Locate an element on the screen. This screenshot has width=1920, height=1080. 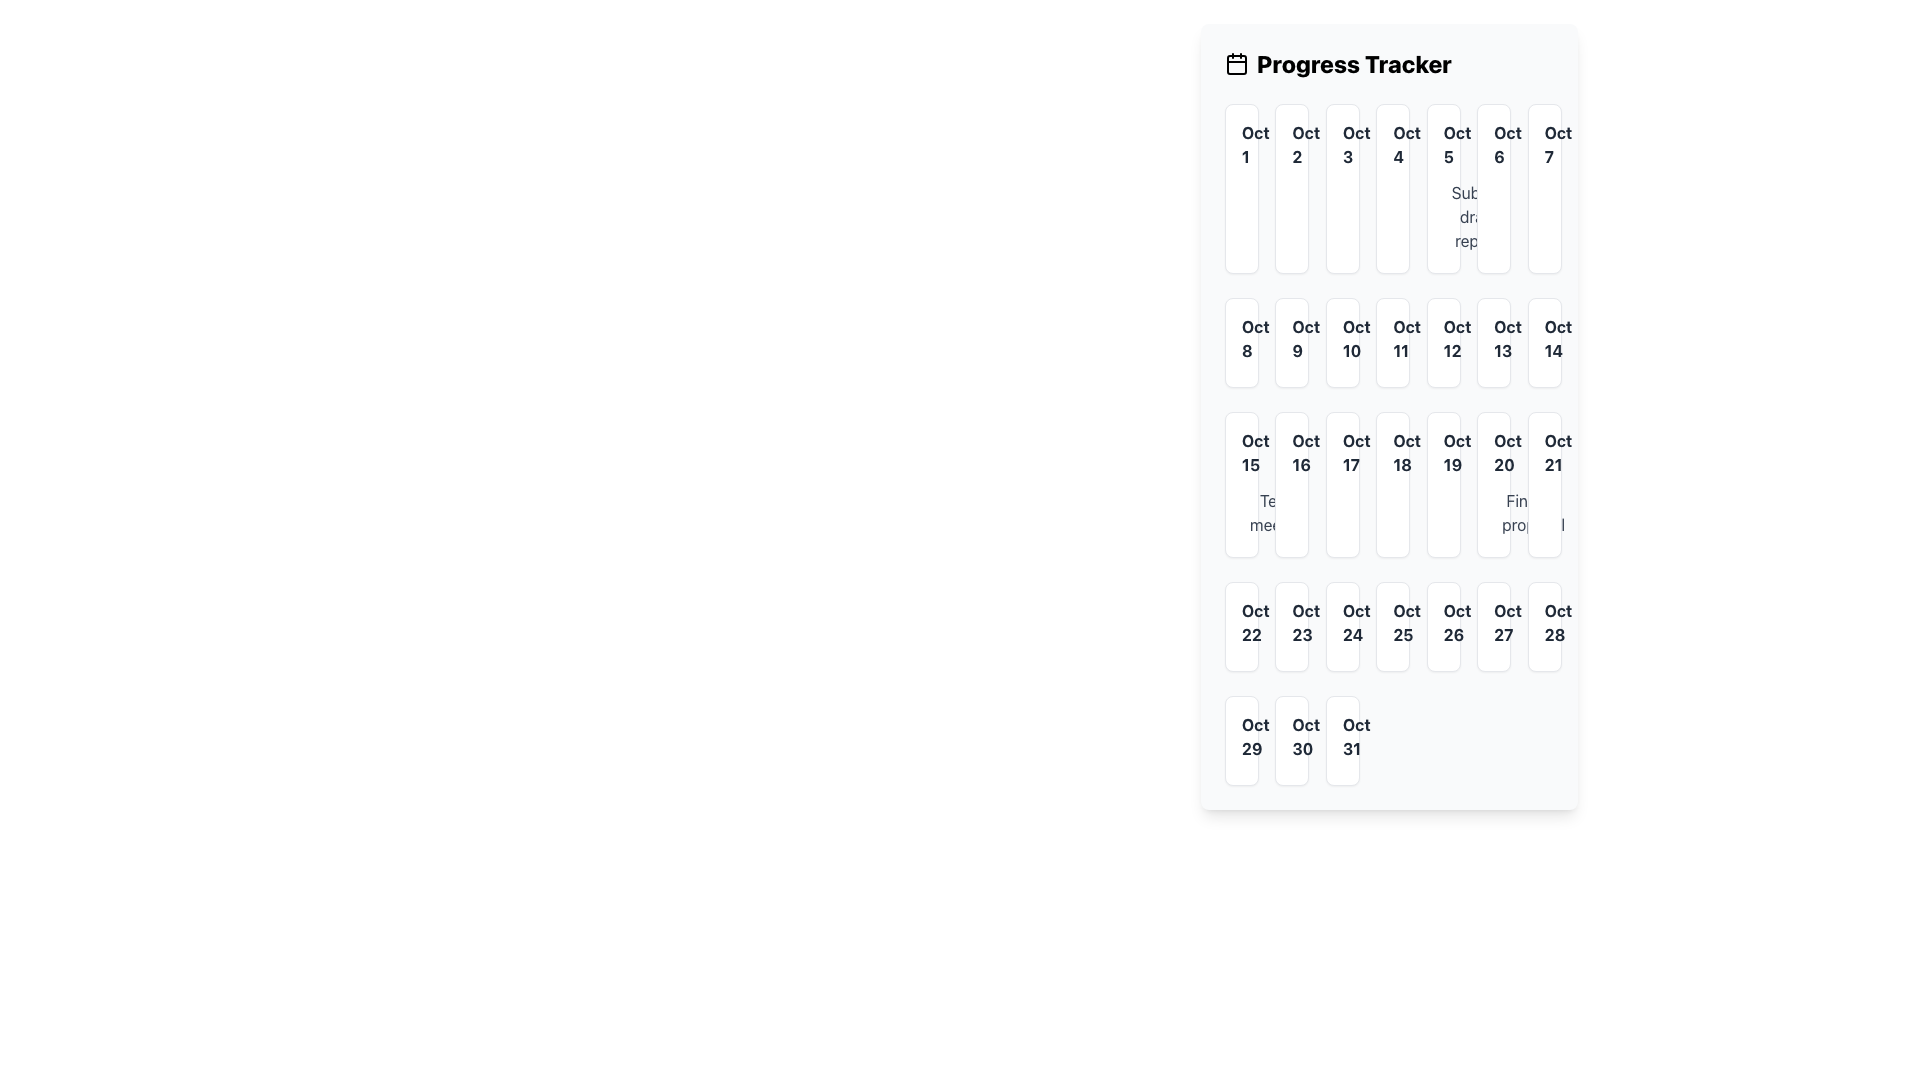
the date card element labeled 'Oct 13' which is styled with a white background, faint gray borders, and located in the second row and sixth column of the grid is located at coordinates (1494, 342).